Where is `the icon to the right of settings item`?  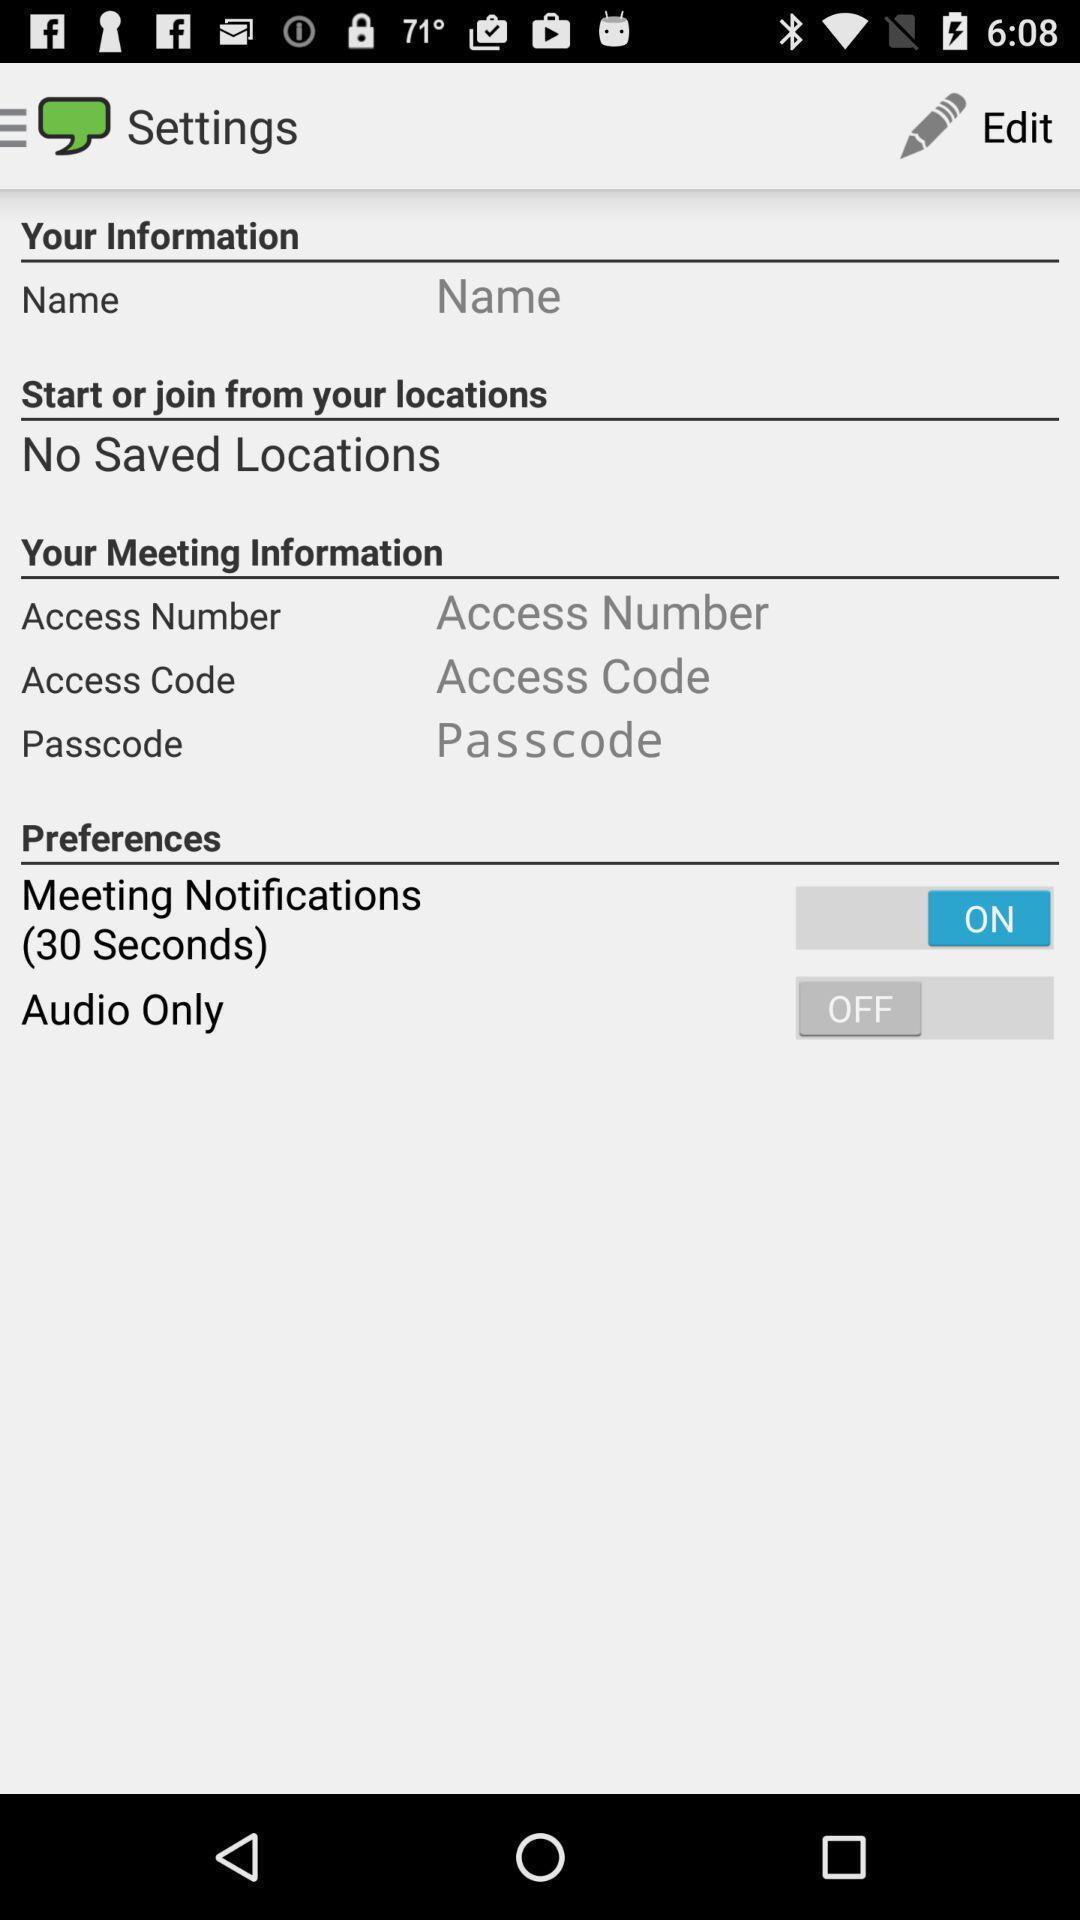 the icon to the right of settings item is located at coordinates (974, 124).